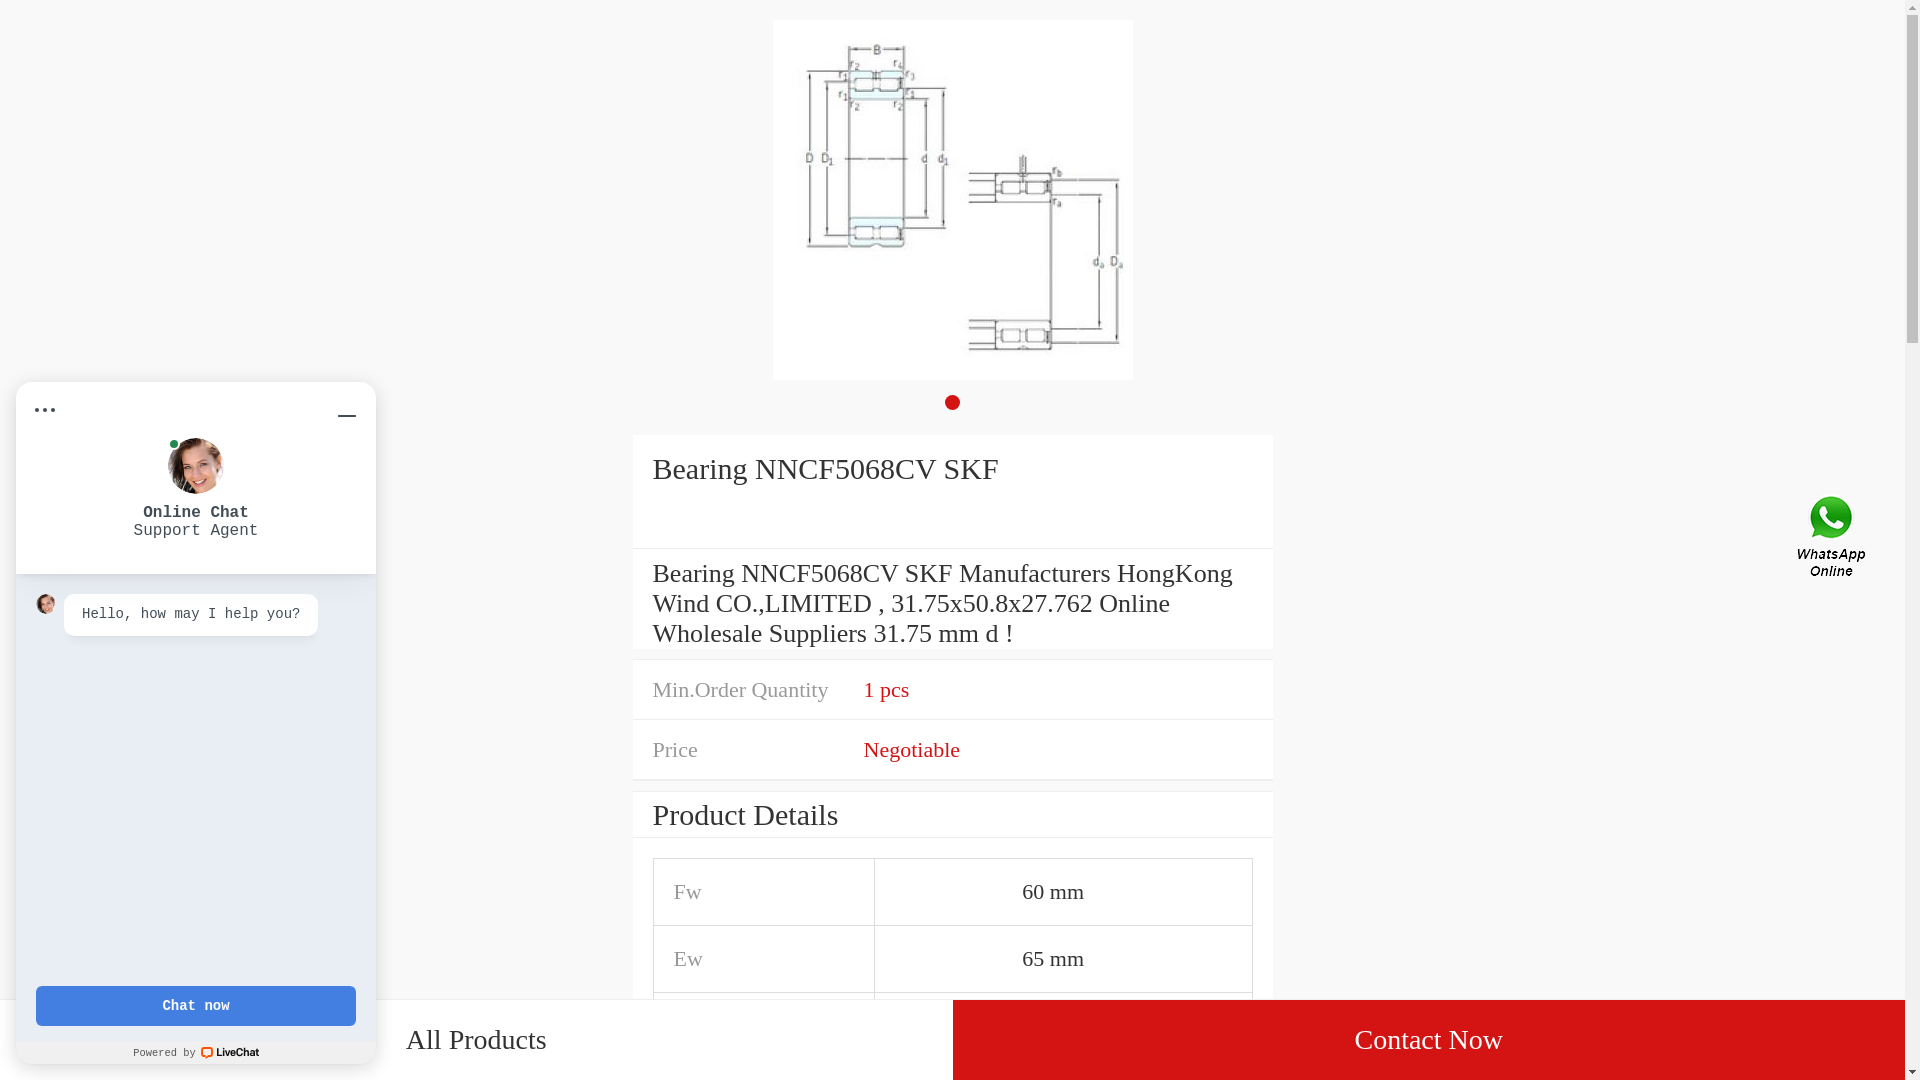 Image resolution: width=1920 pixels, height=1080 pixels. I want to click on 'Contact Us', so click(1833, 540).